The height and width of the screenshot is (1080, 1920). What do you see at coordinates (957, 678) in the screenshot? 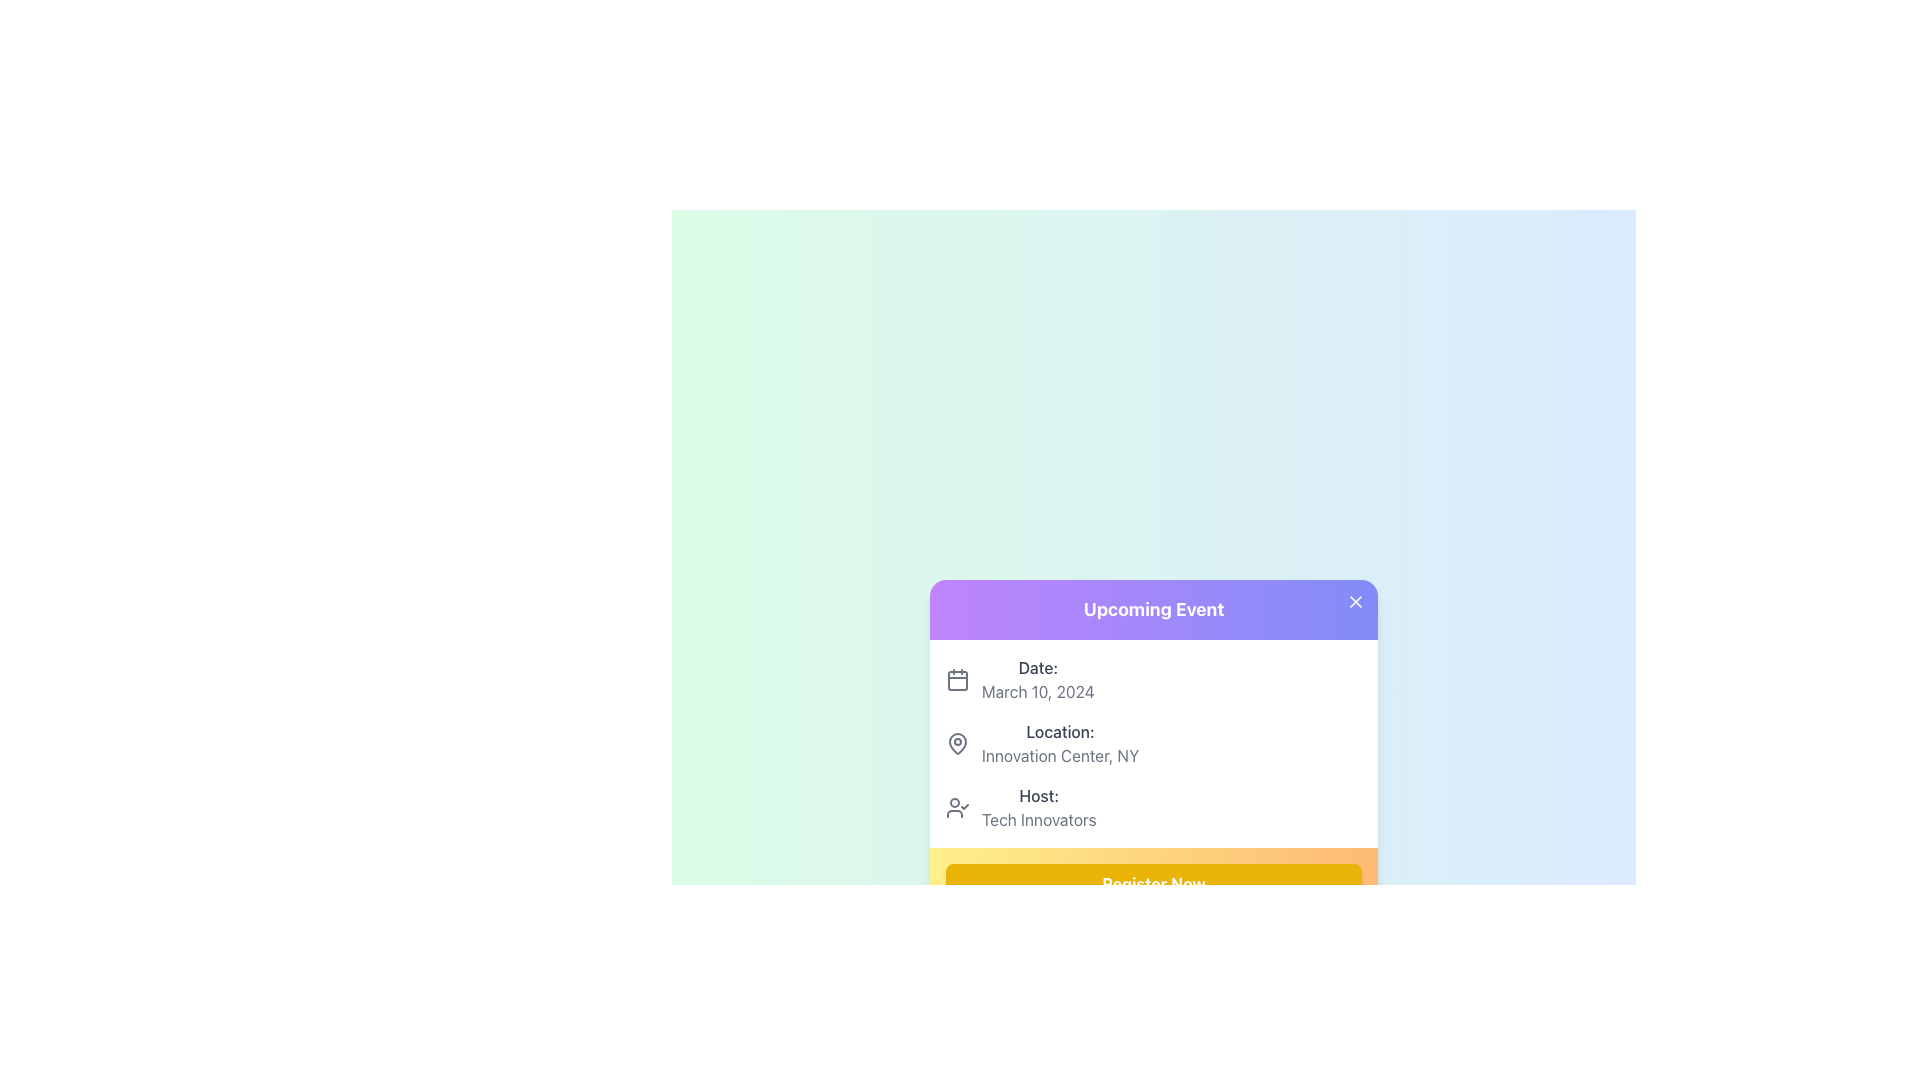
I see `the calendar icon, which has a simple outline design and is located to the left of the label 'Date: March 10, 2024'` at bounding box center [957, 678].